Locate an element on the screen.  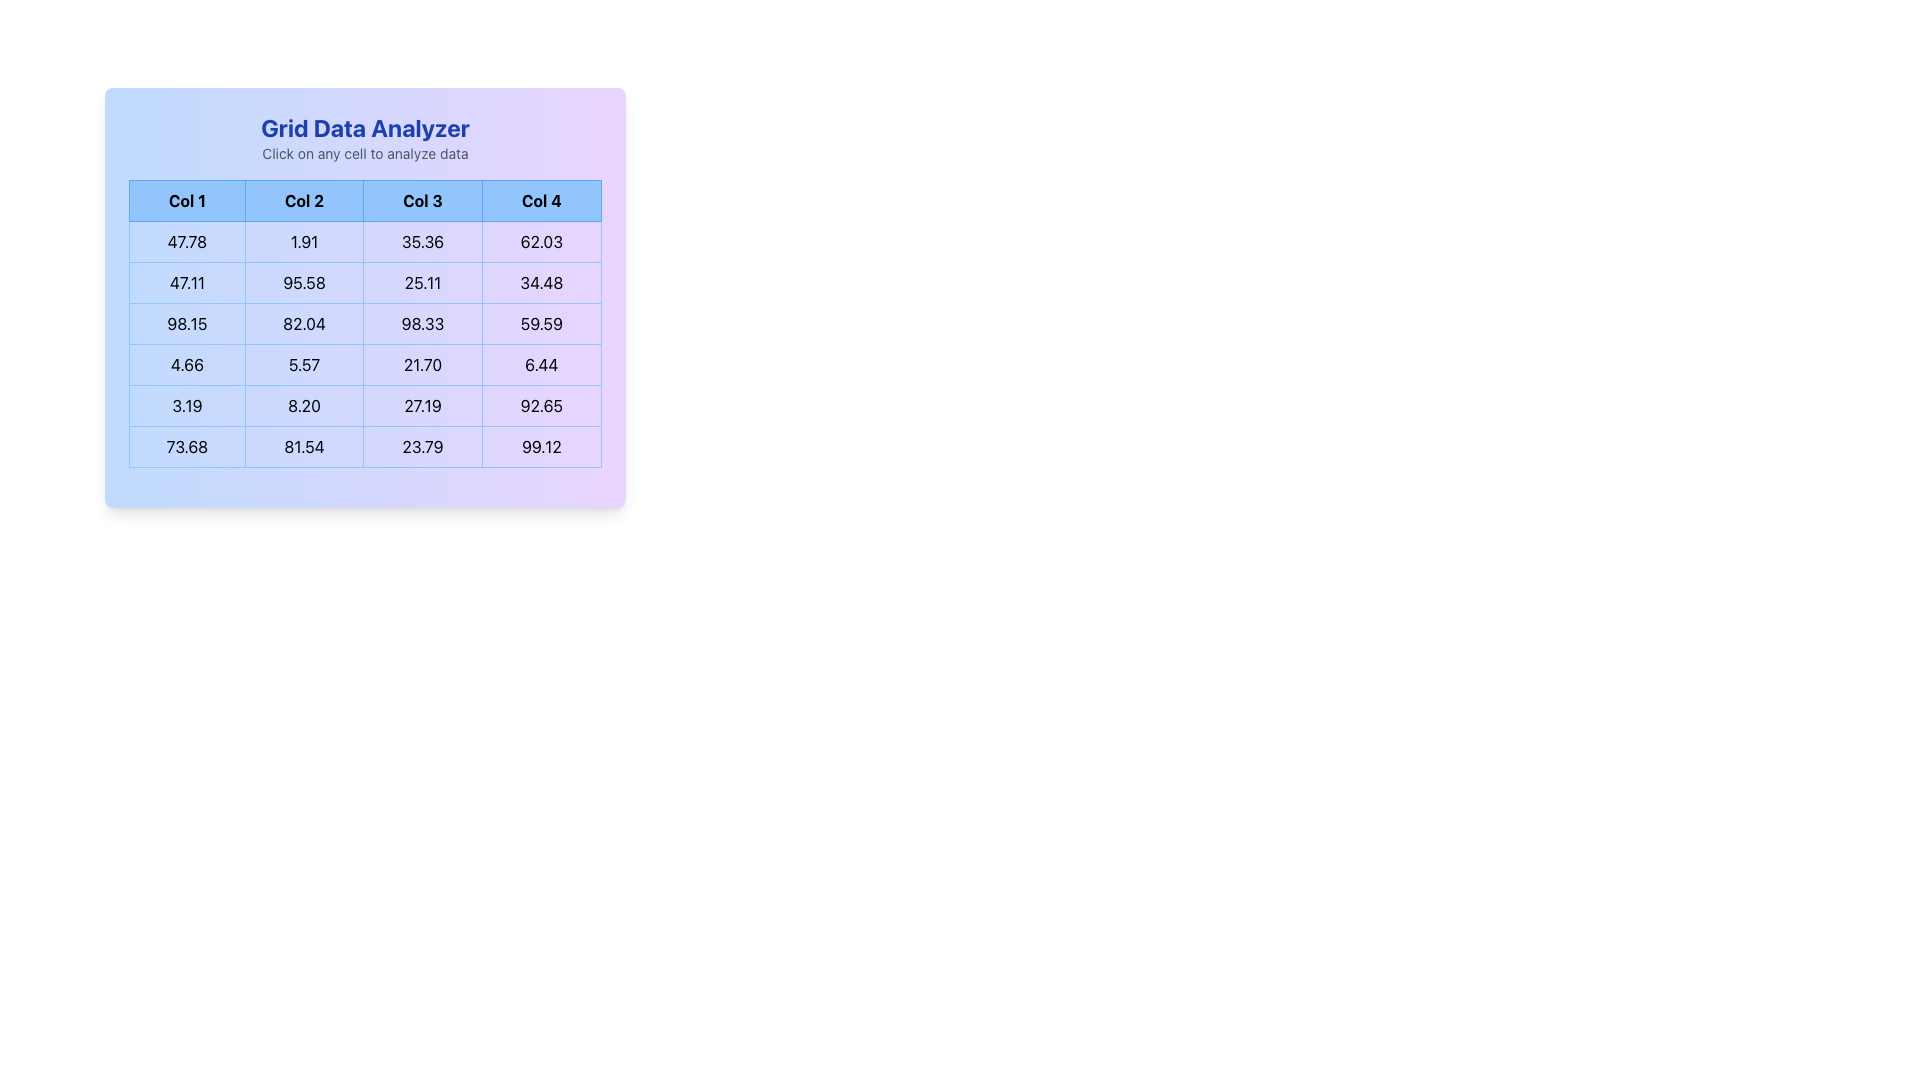
the Table Cell located in the second row and first column of the Grid Data Analyzer, which is positioned to the left of '8.20' and to the right of the column header 'Col 1' is located at coordinates (187, 405).